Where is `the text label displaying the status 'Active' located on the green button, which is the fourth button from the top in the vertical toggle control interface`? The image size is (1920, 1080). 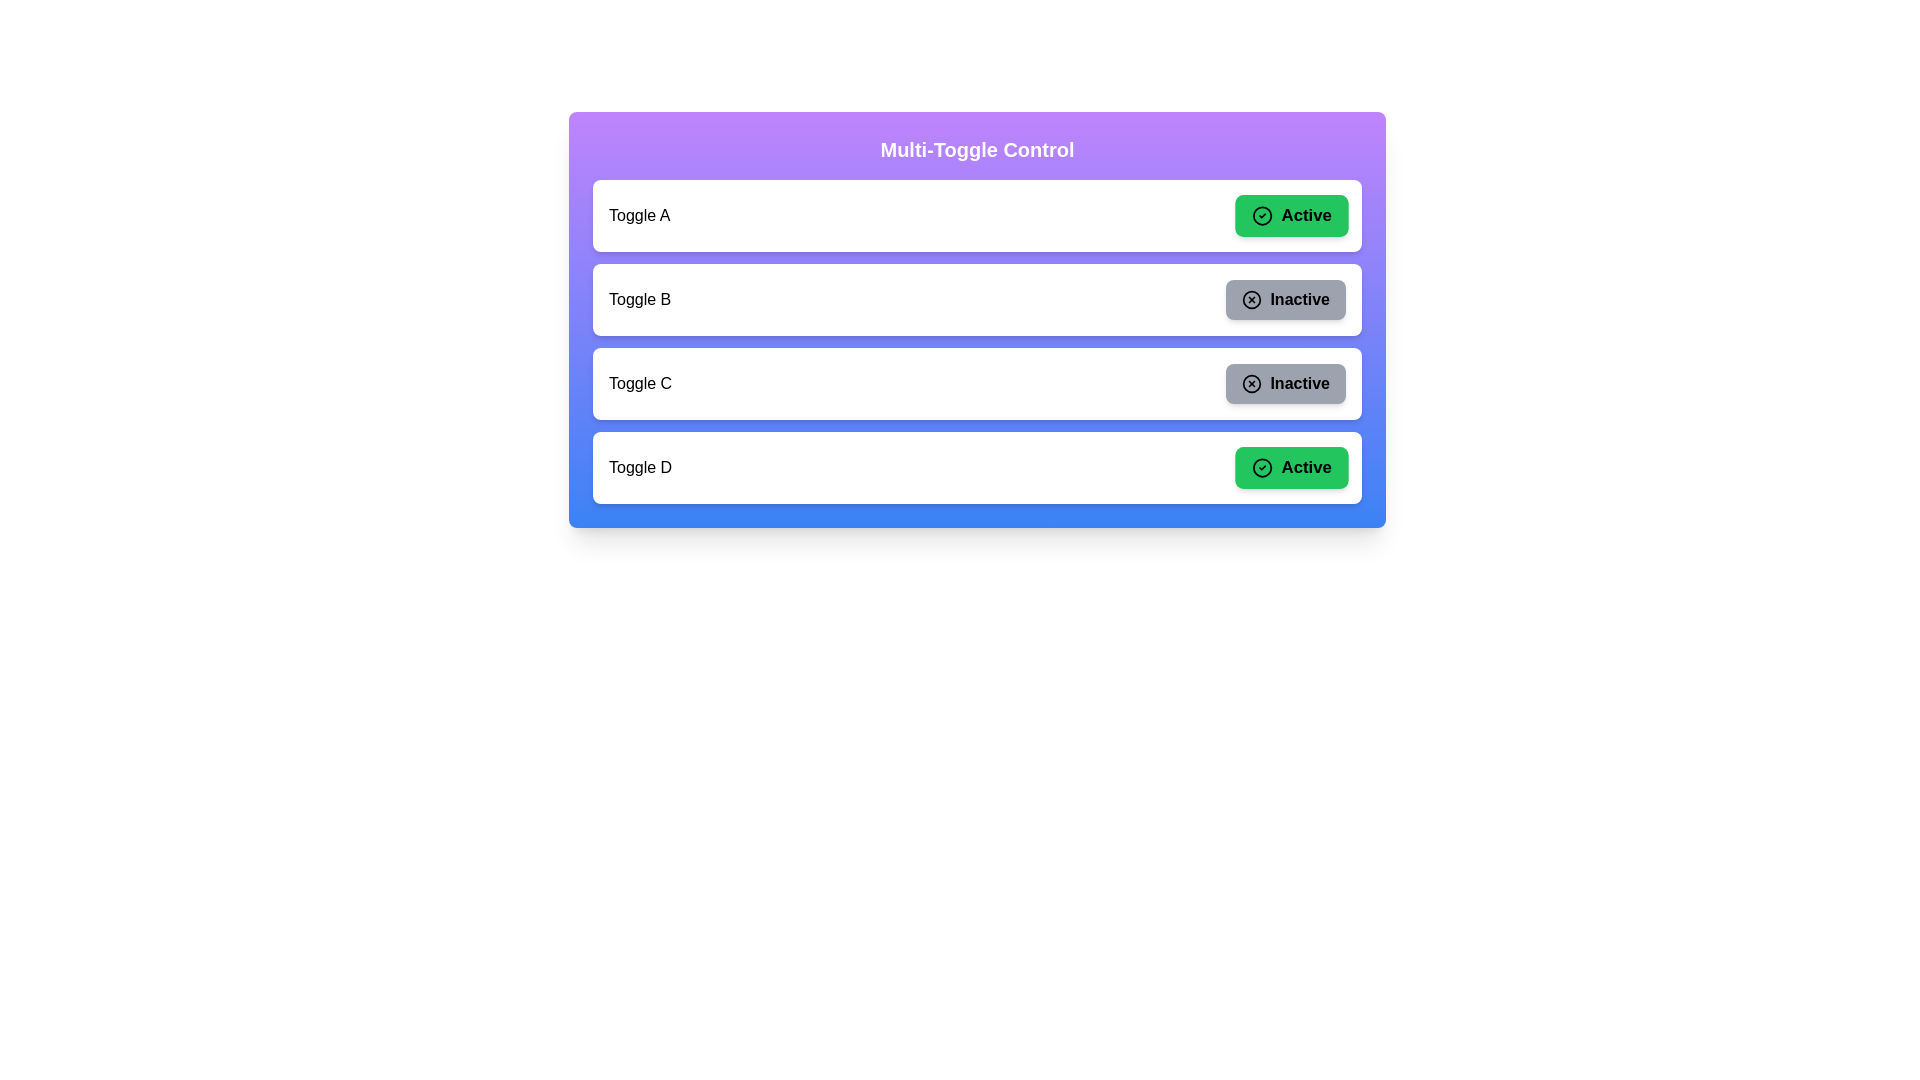 the text label displaying the status 'Active' located on the green button, which is the fourth button from the top in the vertical toggle control interface is located at coordinates (1306, 467).